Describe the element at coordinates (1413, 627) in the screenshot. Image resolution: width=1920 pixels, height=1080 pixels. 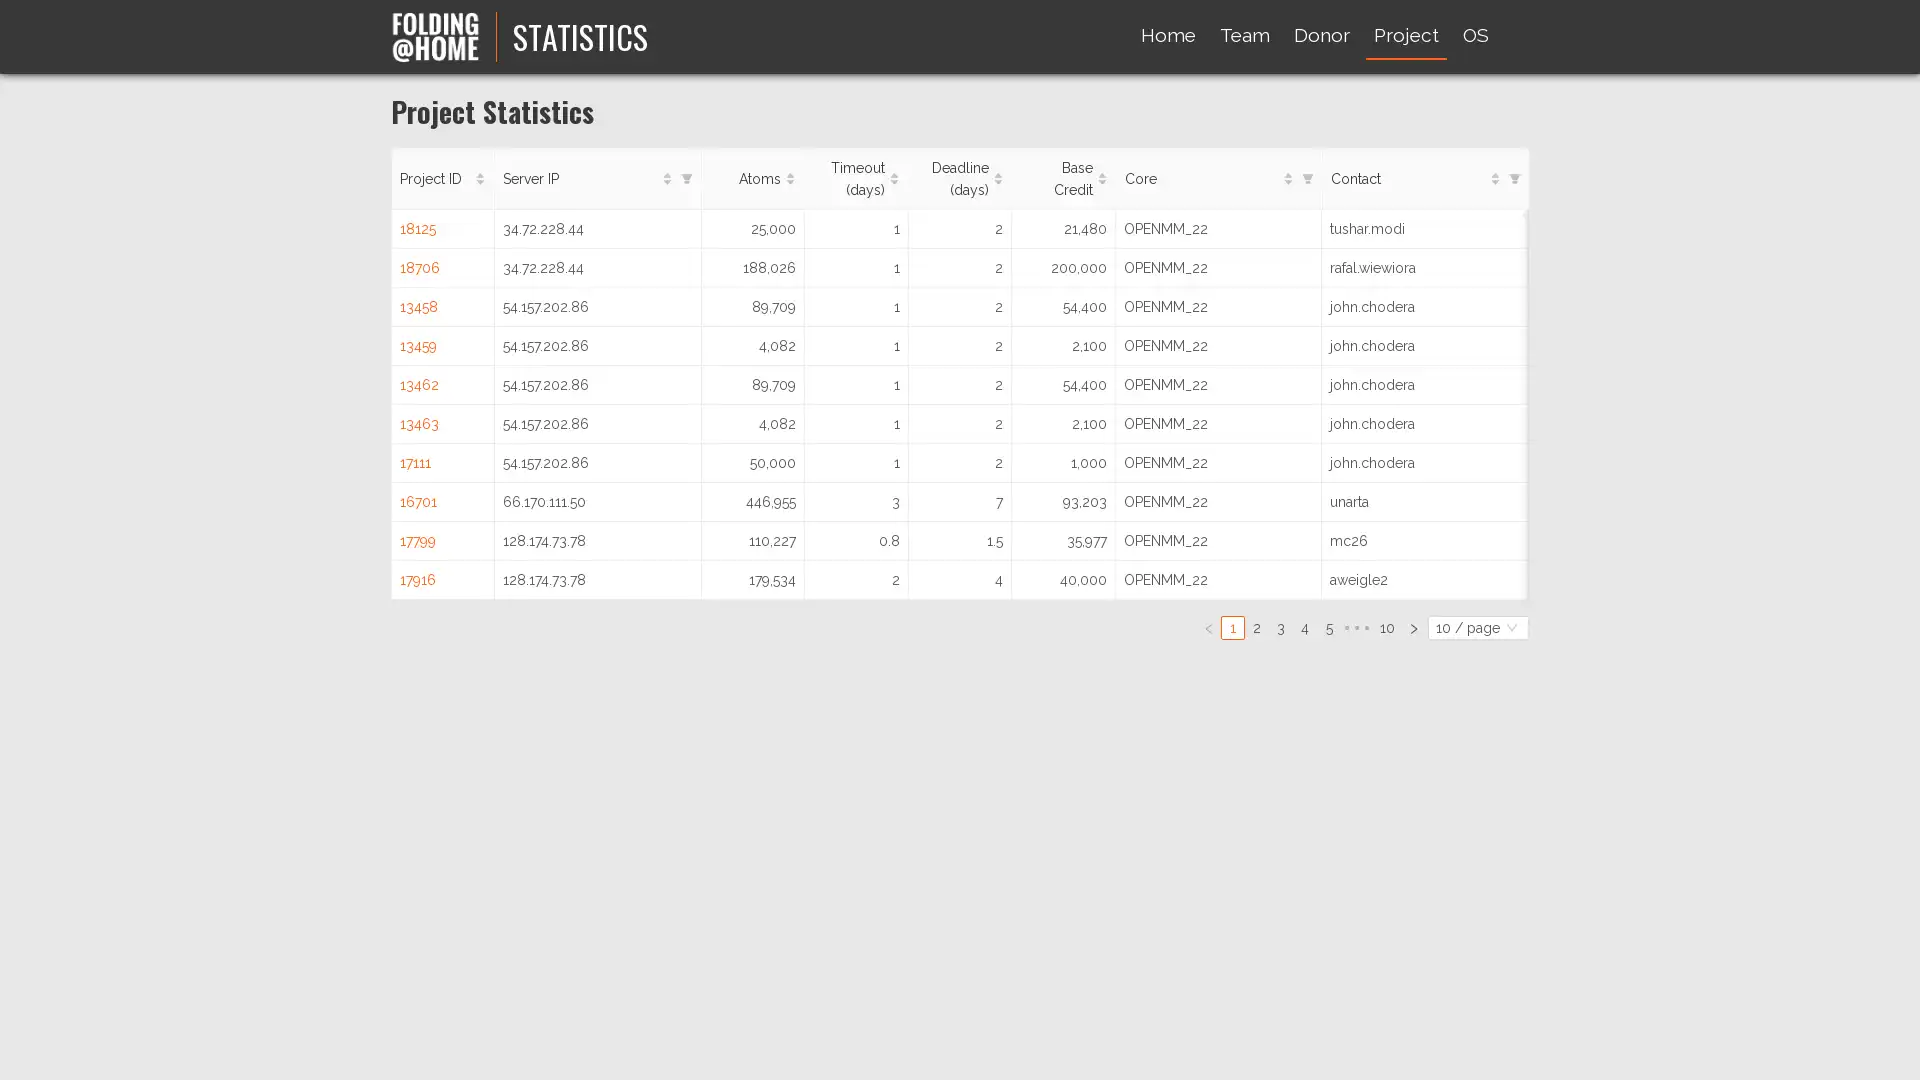
I see `right` at that location.